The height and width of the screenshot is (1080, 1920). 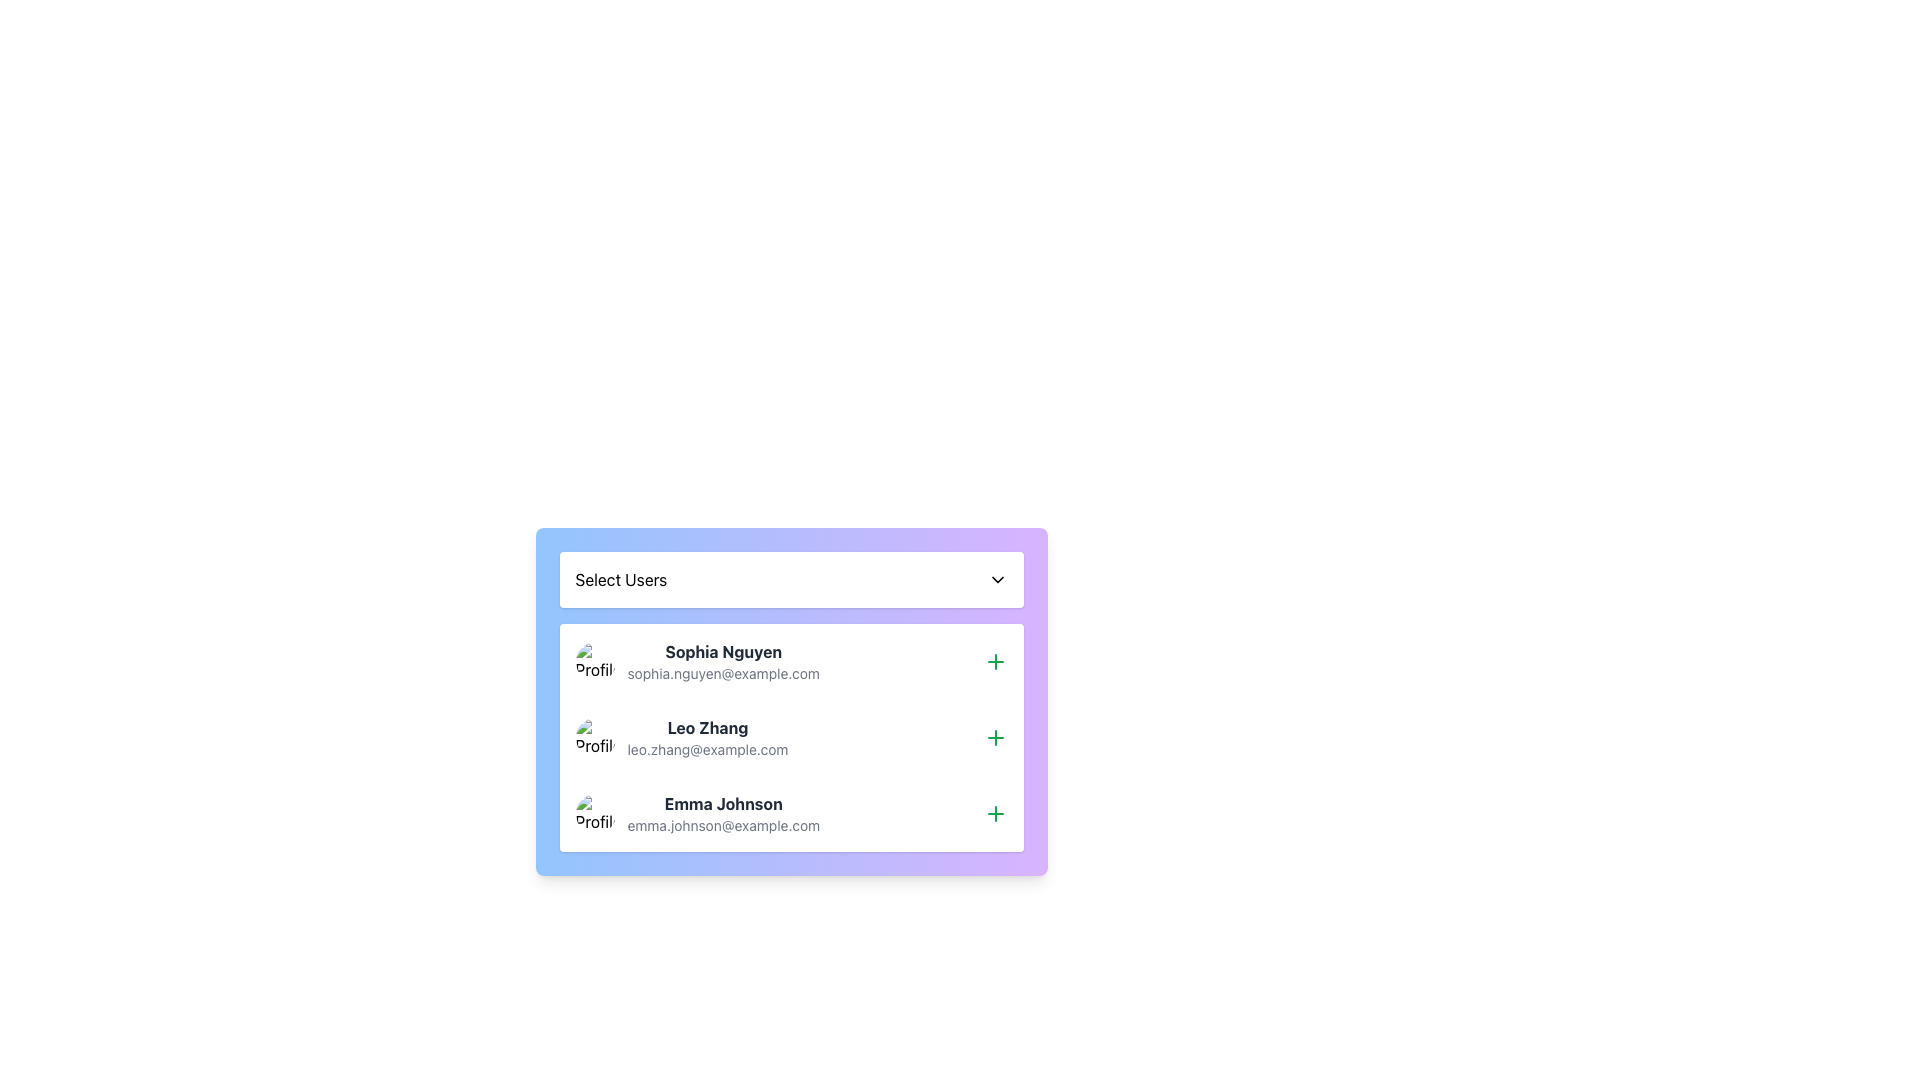 I want to click on the green plus icon button located in the top-right corner of Sophia Nguyen's user card, so click(x=995, y=662).